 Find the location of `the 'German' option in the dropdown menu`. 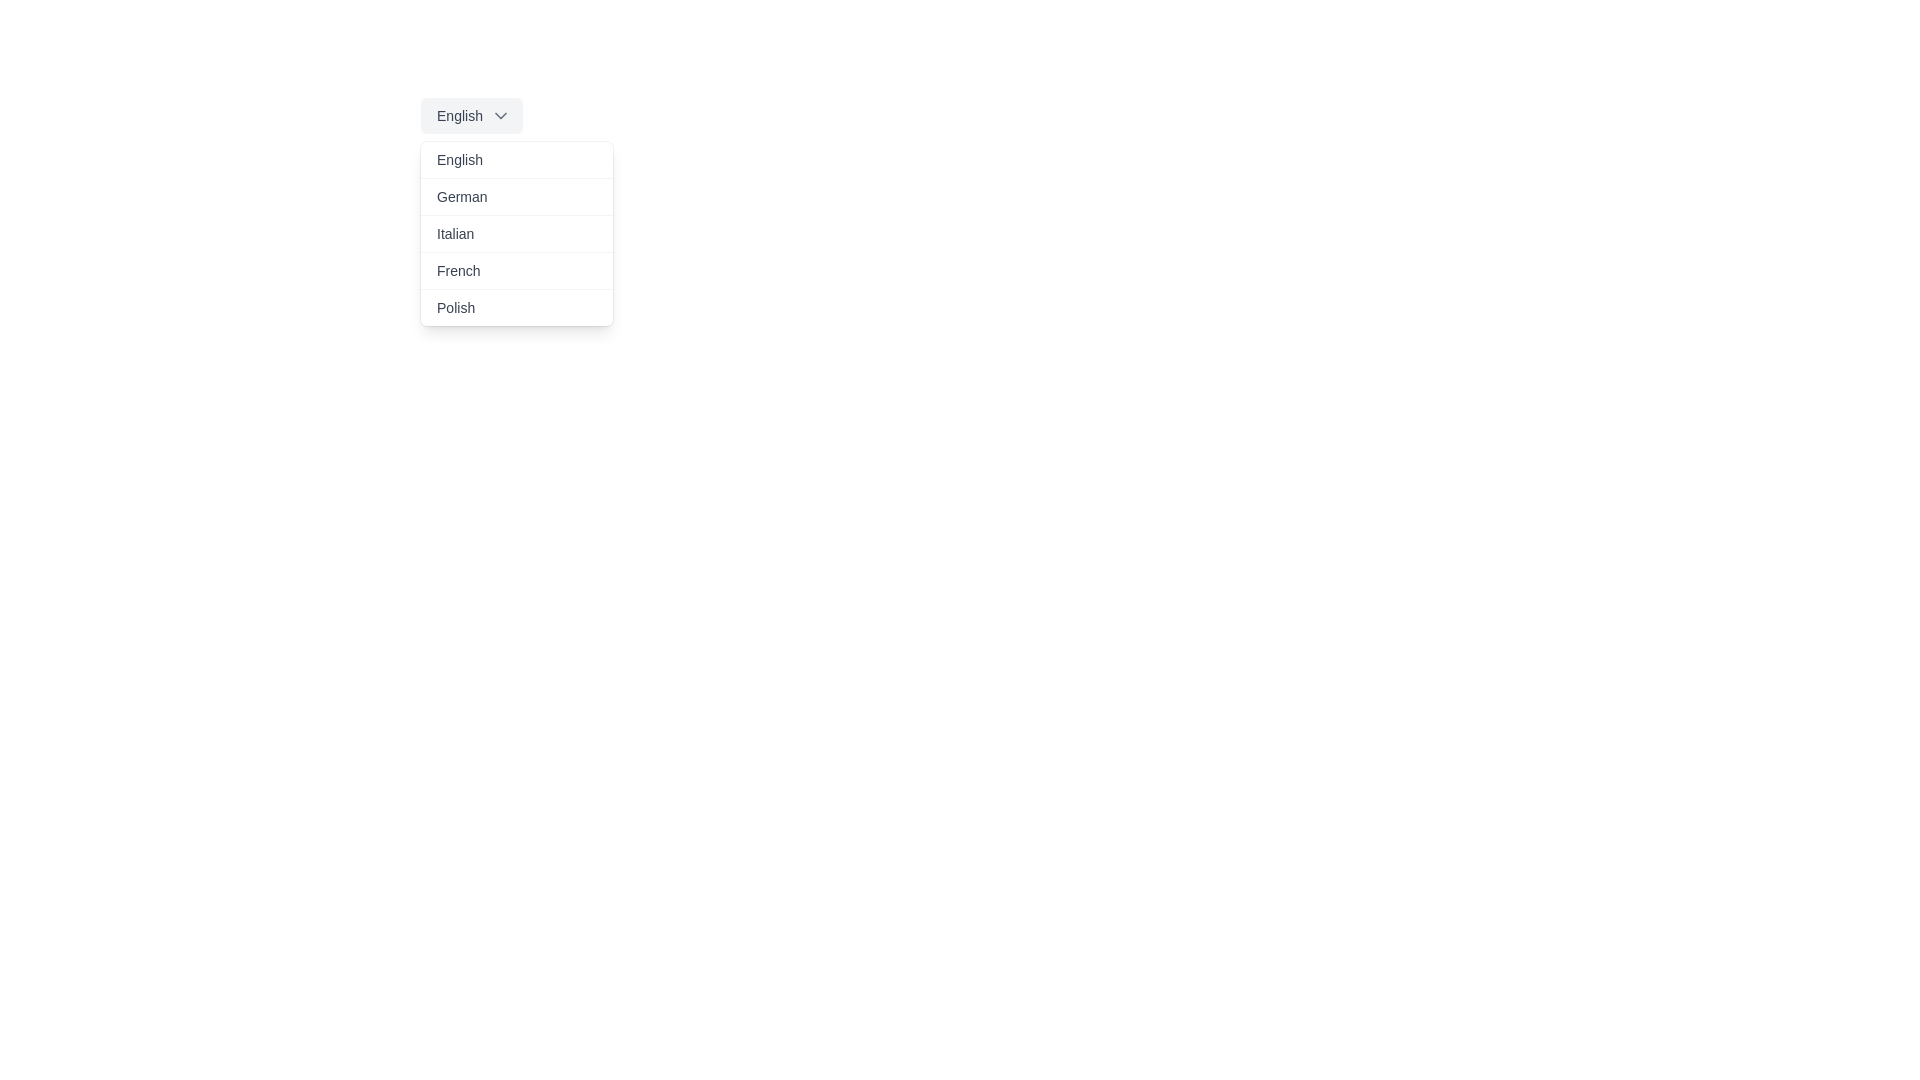

the 'German' option in the dropdown menu is located at coordinates (517, 196).